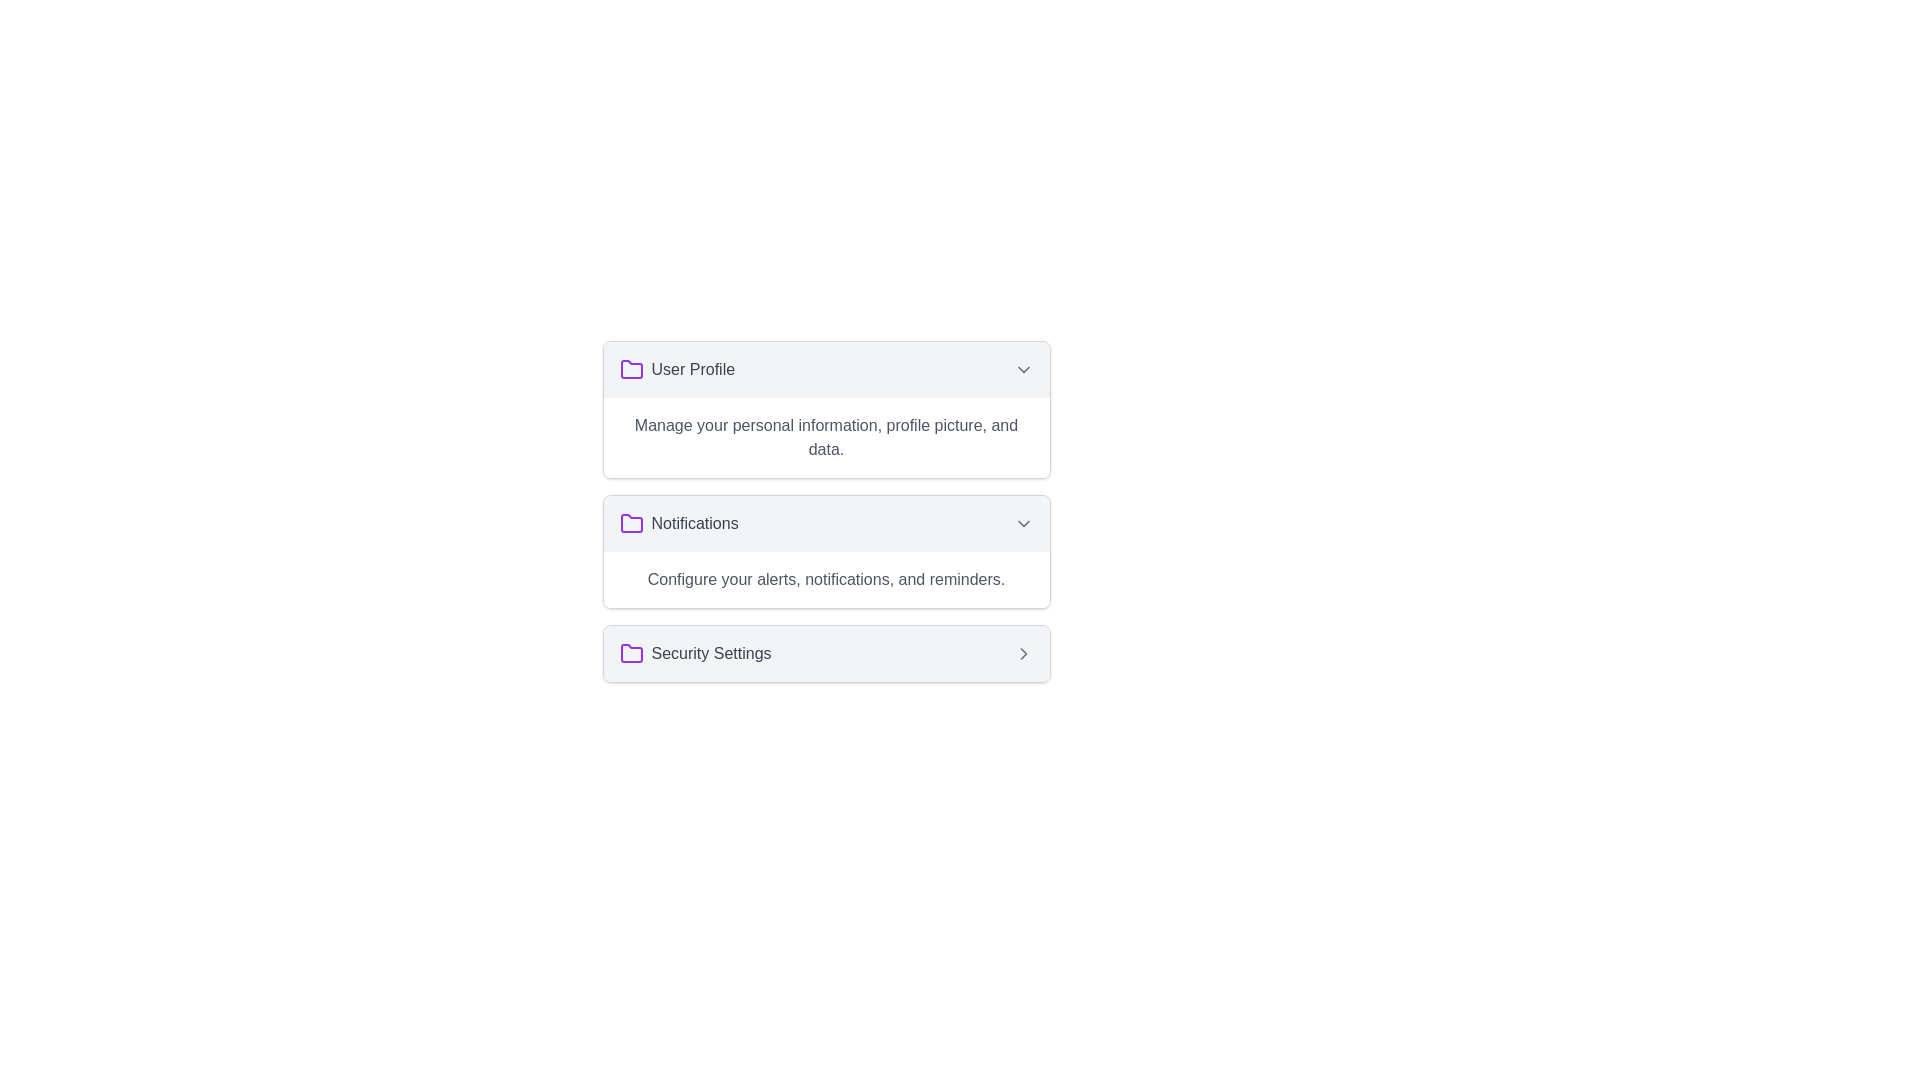 Image resolution: width=1920 pixels, height=1080 pixels. I want to click on the right-facing chevron arrow icon in the 'Security Settings' section, so click(1023, 654).